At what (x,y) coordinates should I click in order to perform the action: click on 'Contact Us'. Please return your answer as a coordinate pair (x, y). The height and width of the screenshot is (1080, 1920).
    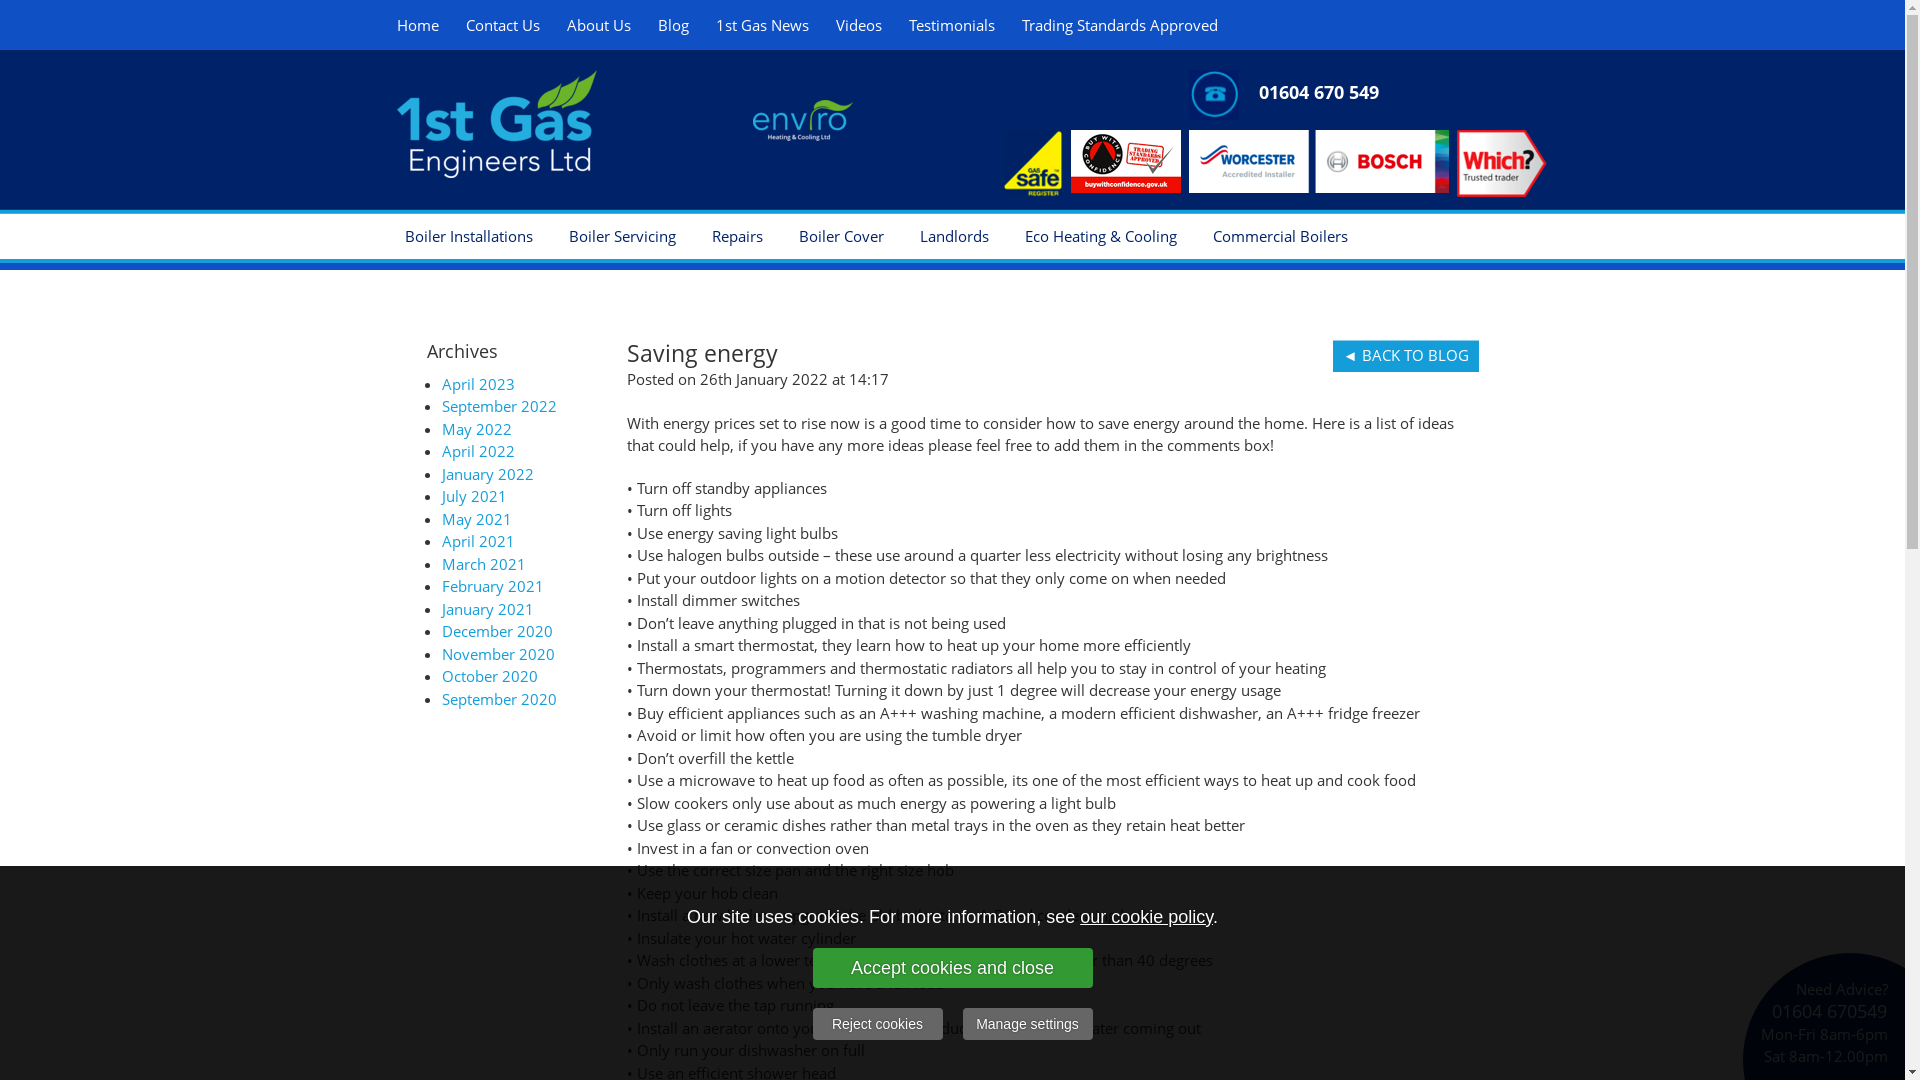
    Looking at the image, I should click on (455, 24).